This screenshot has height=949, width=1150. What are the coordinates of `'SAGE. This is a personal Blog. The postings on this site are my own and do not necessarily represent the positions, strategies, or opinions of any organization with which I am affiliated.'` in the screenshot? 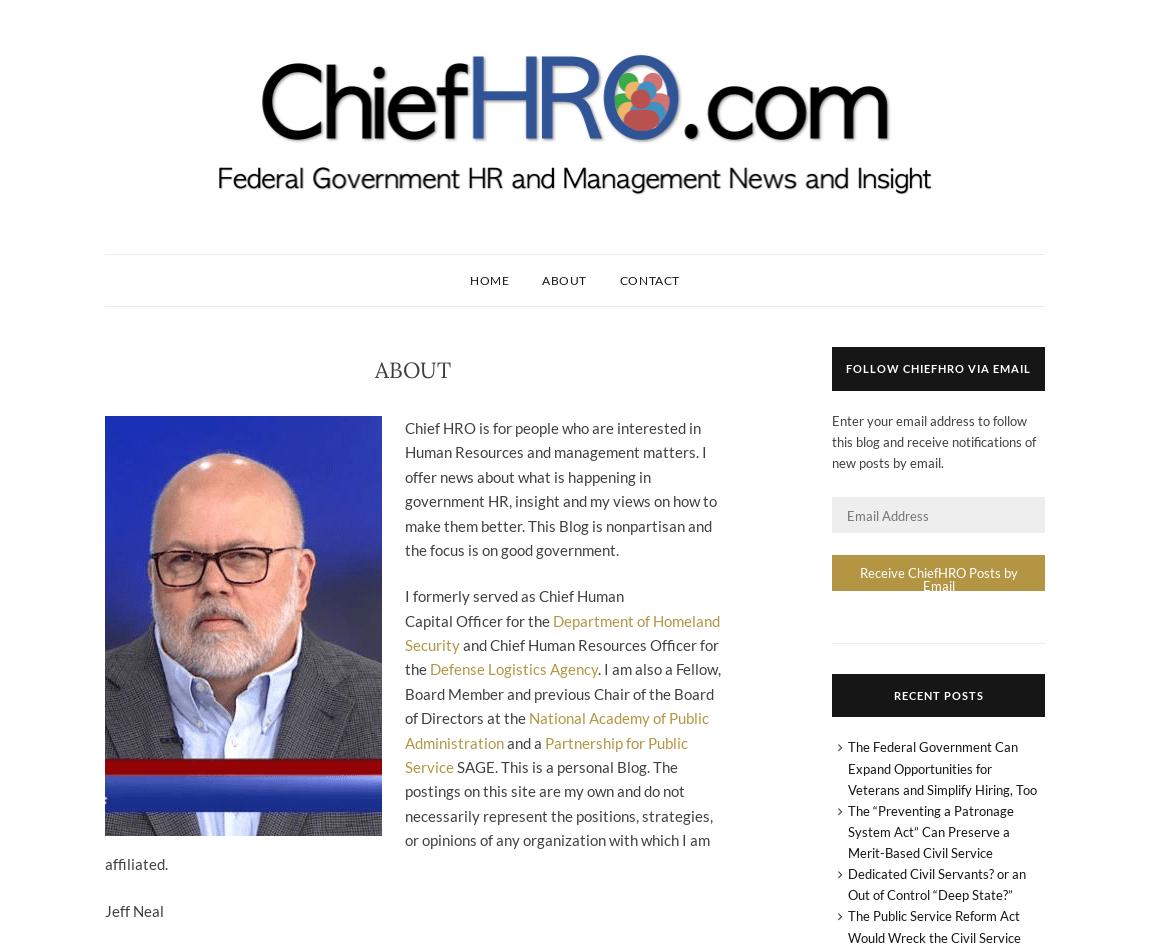 It's located at (103, 814).